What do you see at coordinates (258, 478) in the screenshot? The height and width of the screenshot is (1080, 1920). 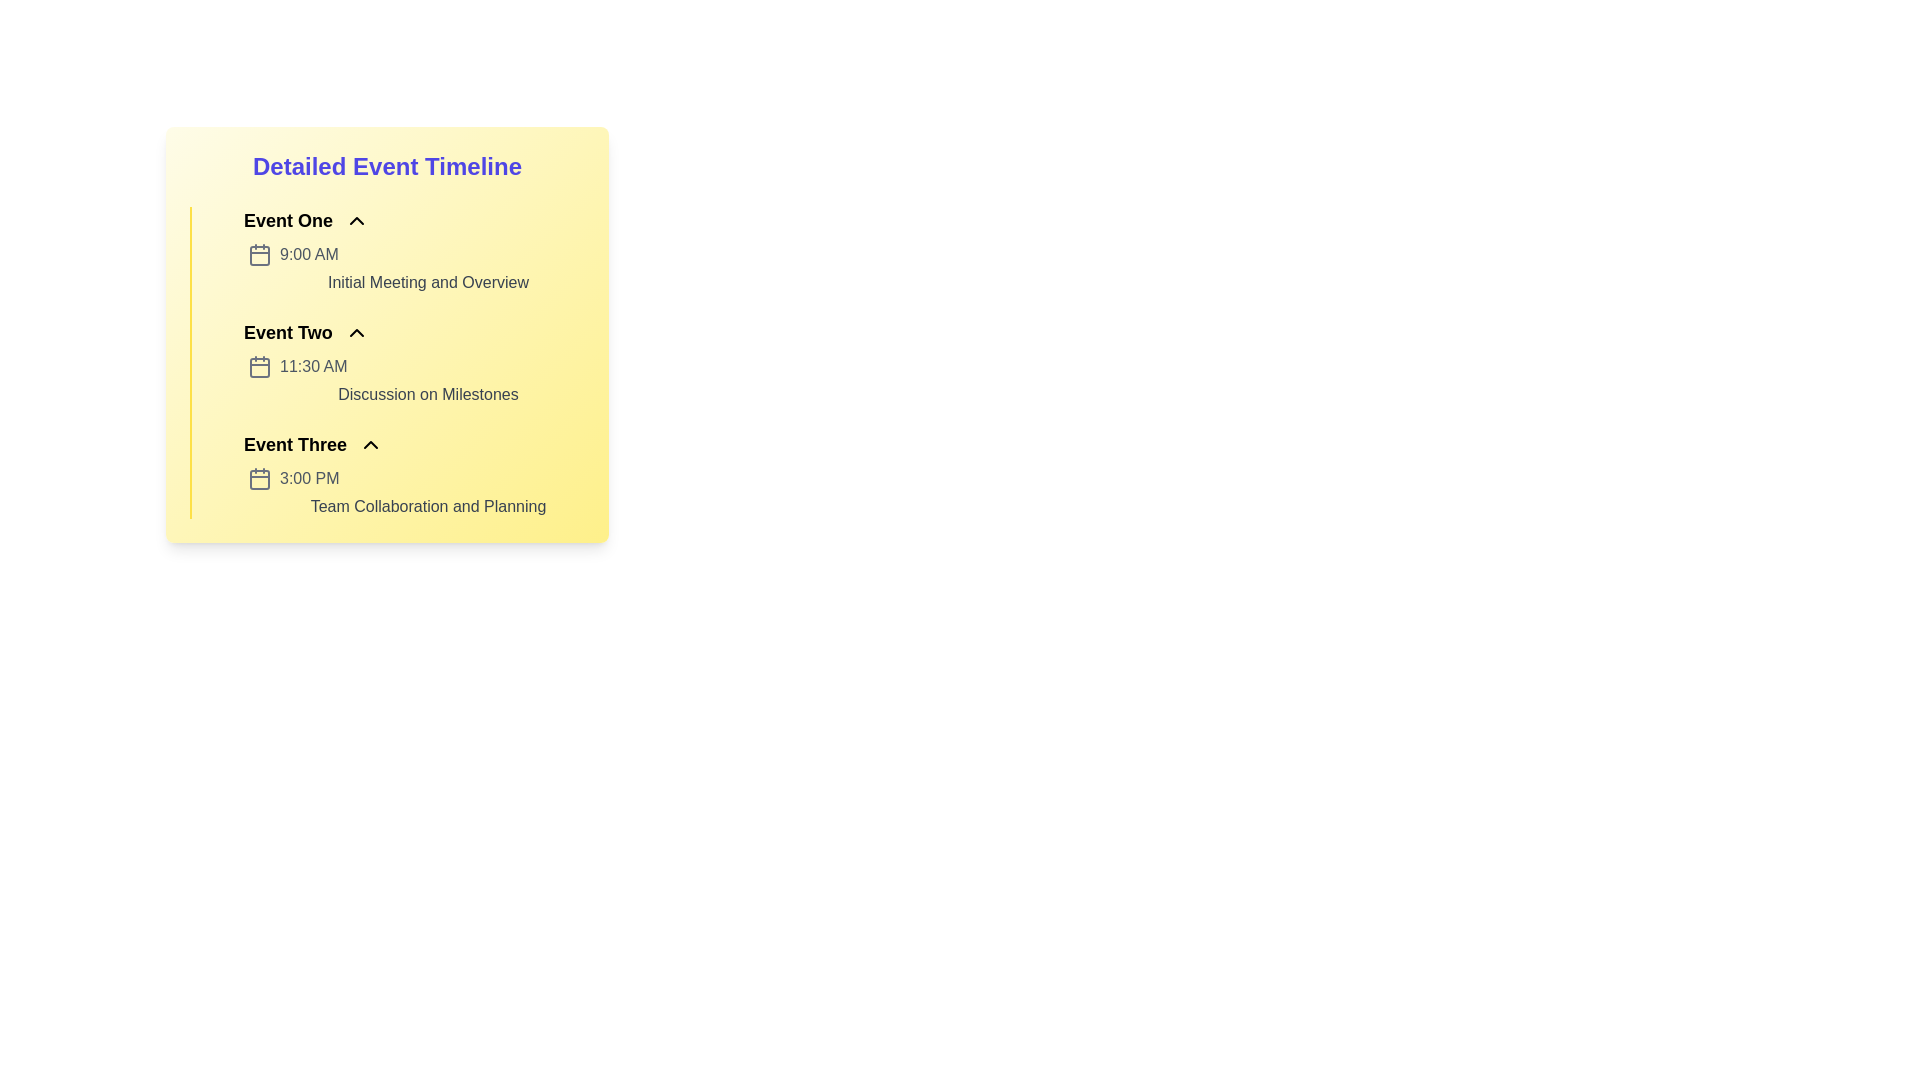 I see `the gray calendar icon with rounded corners located next to the text '3:00 PM' in the 'Event Three' section of the 'Detailed Event Timeline'` at bounding box center [258, 478].